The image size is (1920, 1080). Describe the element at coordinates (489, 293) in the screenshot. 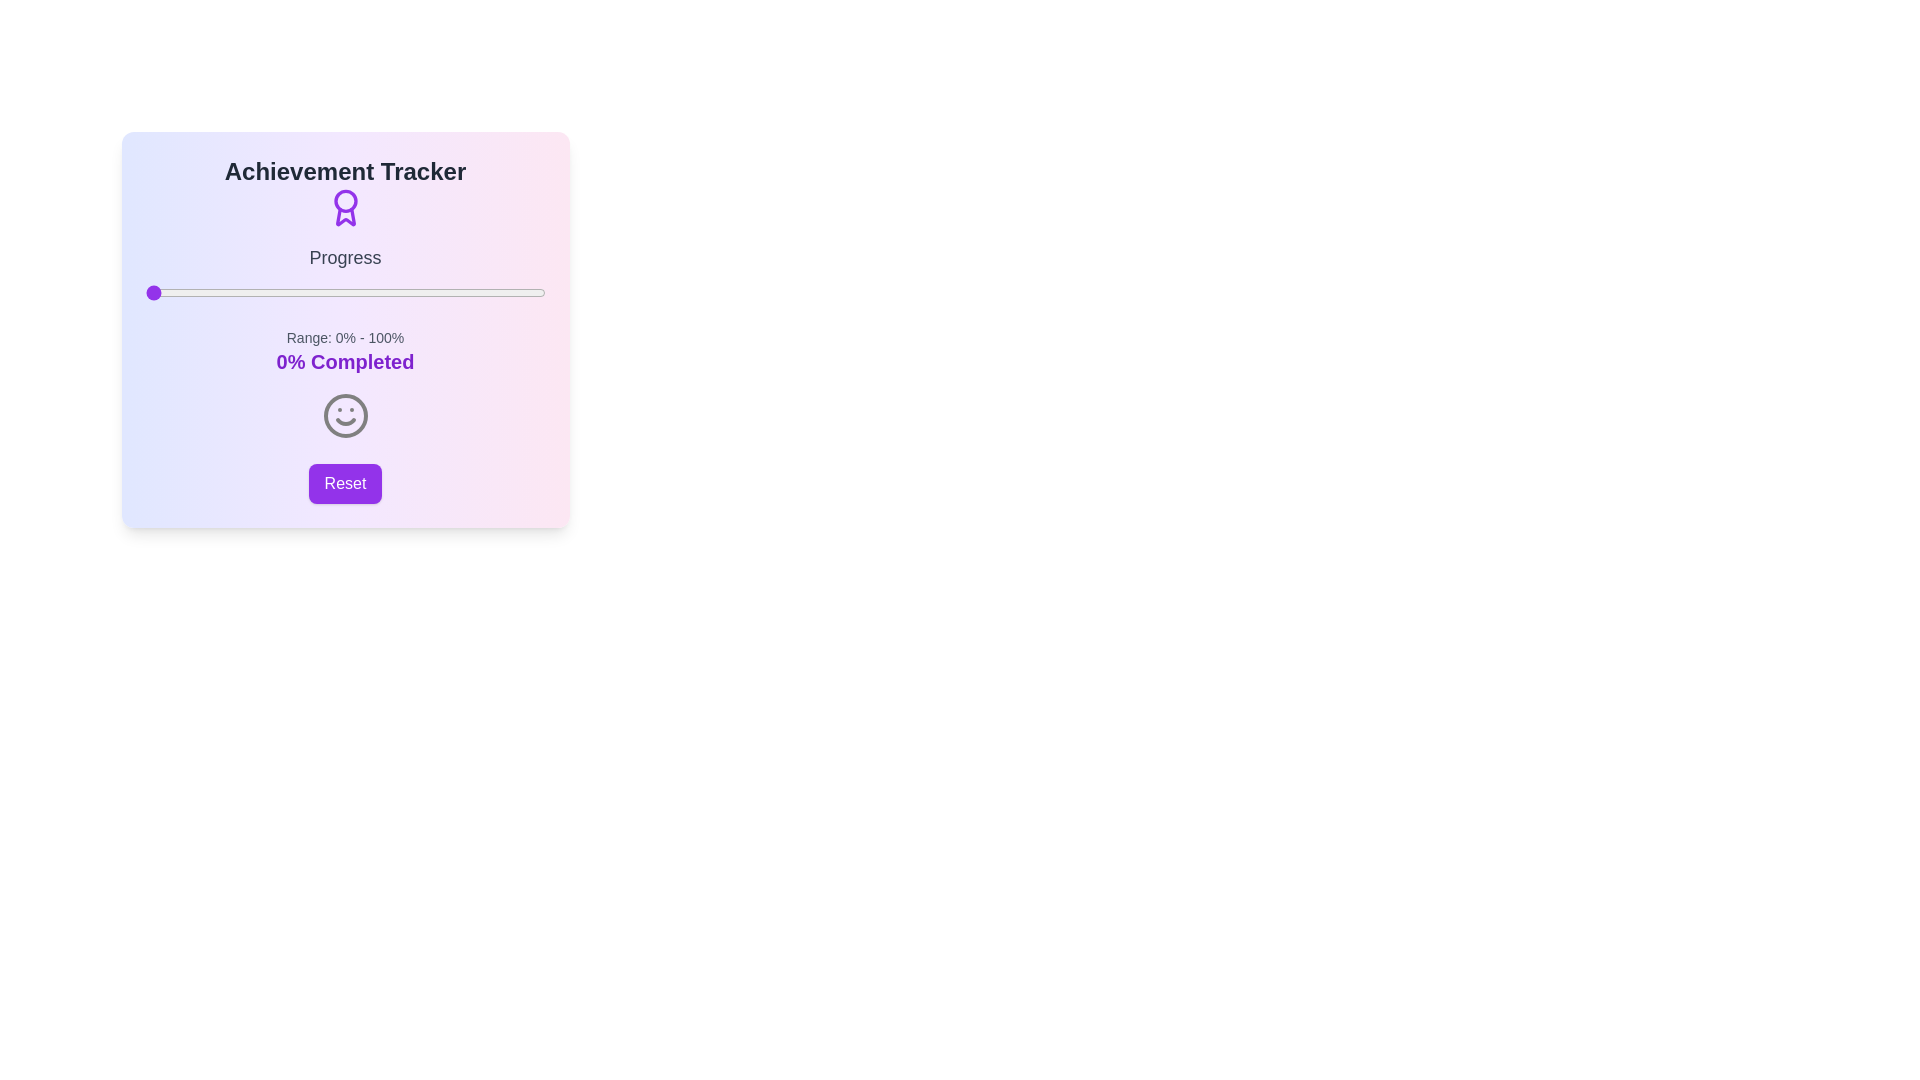

I see `the progress slider to 86%` at that location.